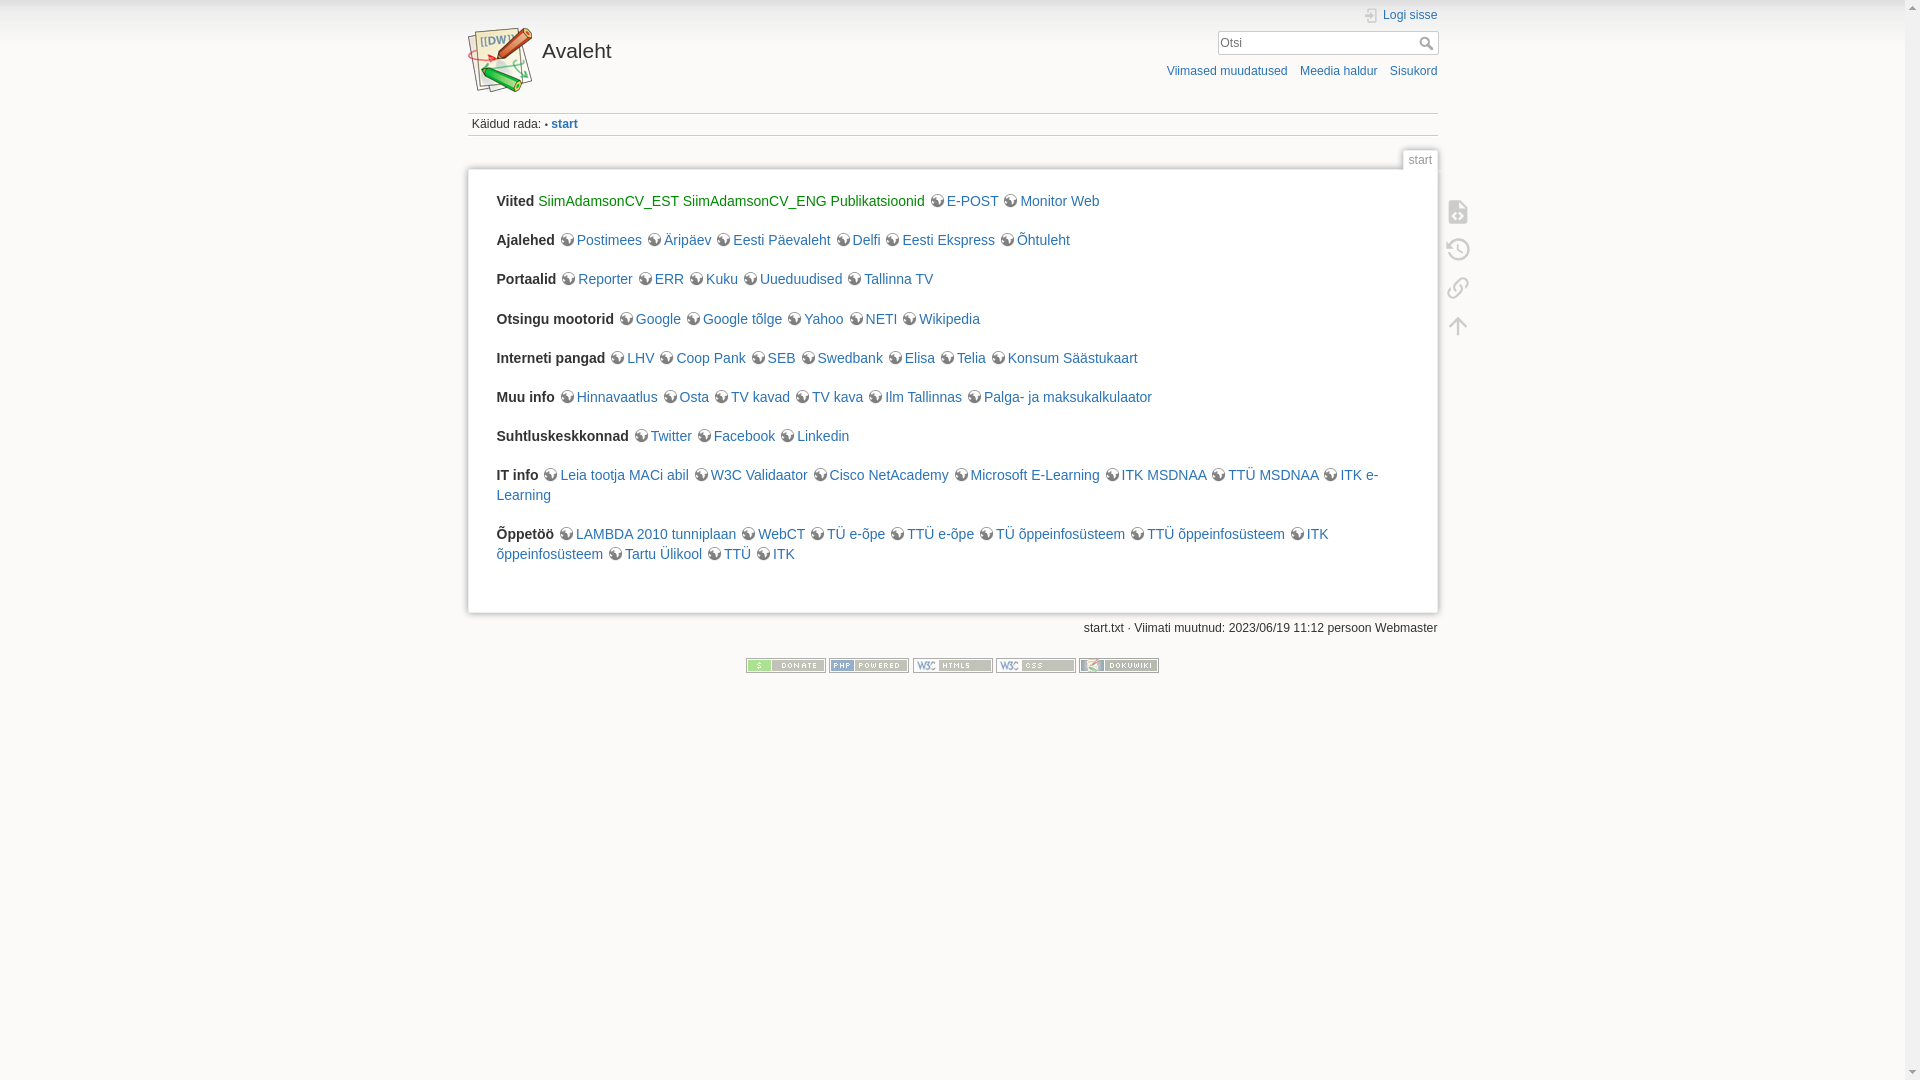  I want to click on 'Eesti Ekspress', so click(882, 238).